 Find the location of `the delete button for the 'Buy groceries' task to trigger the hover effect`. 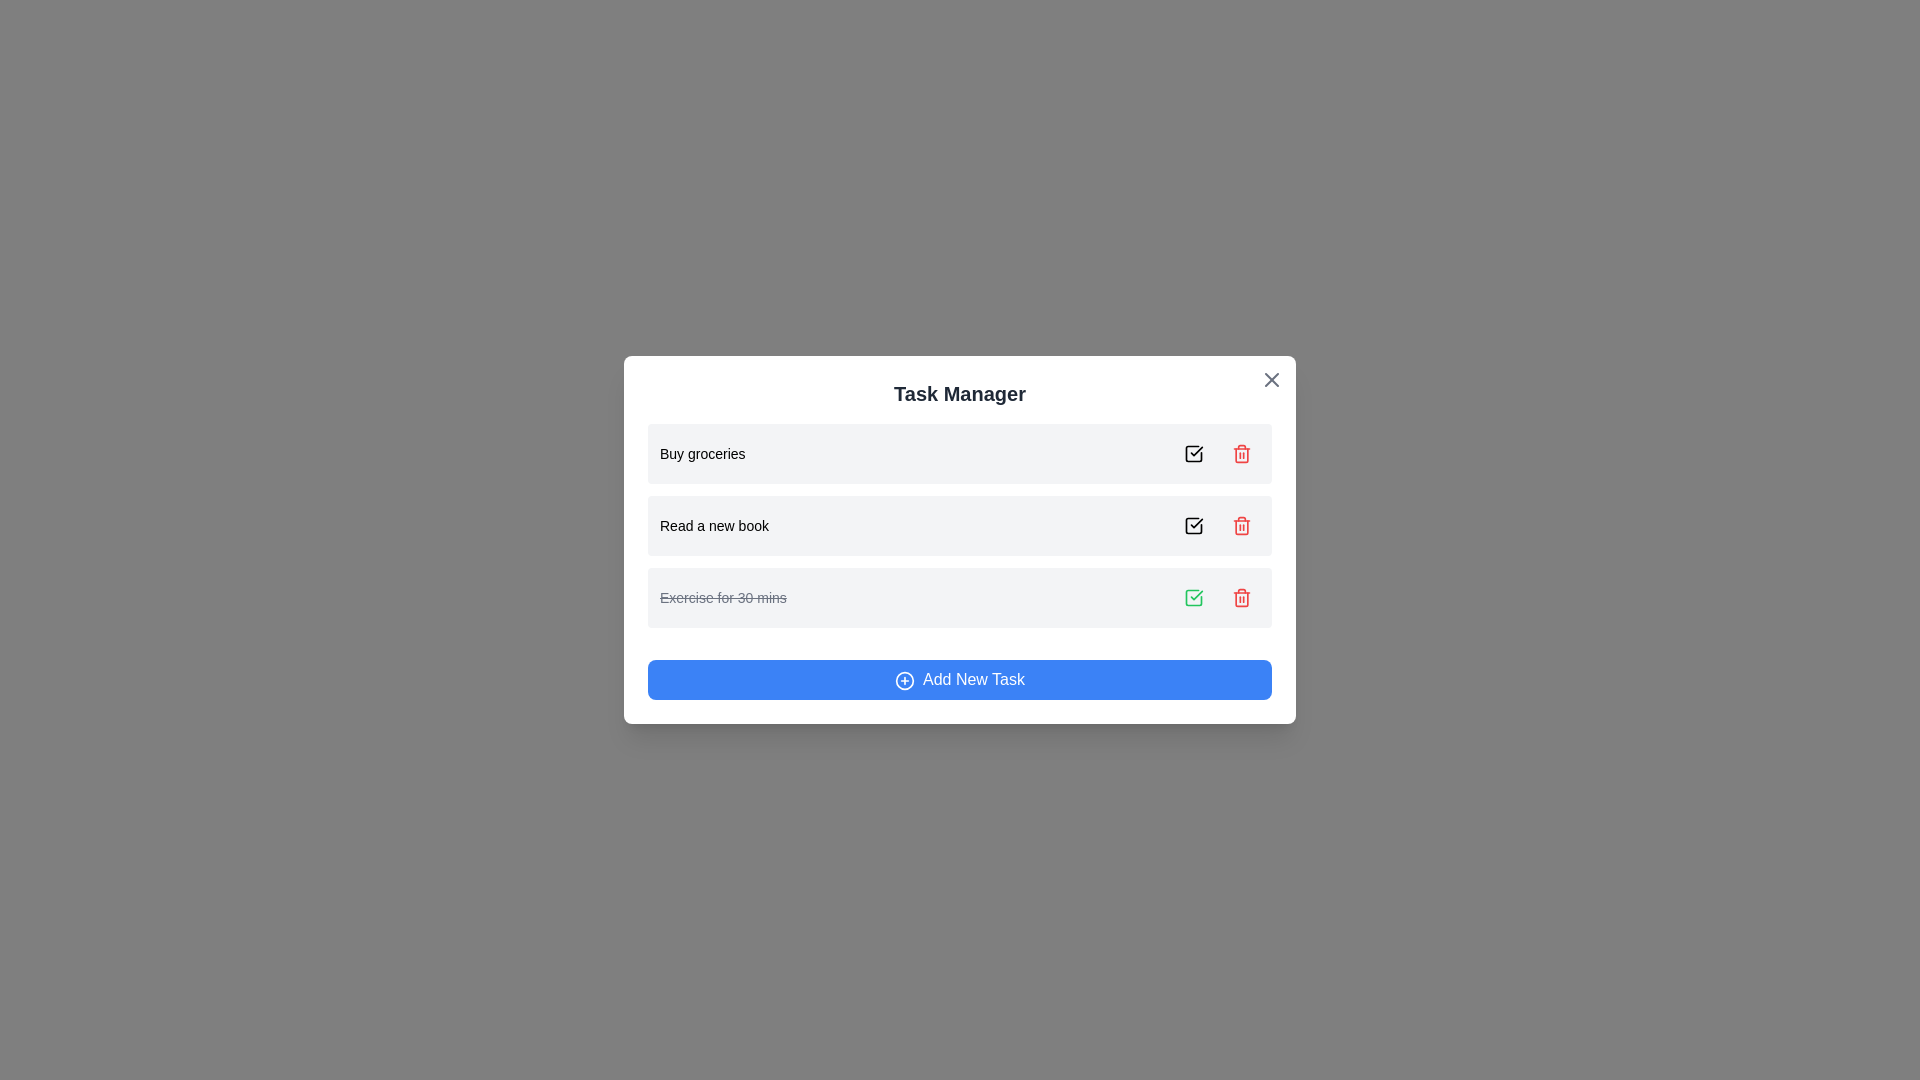

the delete button for the 'Buy groceries' task to trigger the hover effect is located at coordinates (1241, 454).